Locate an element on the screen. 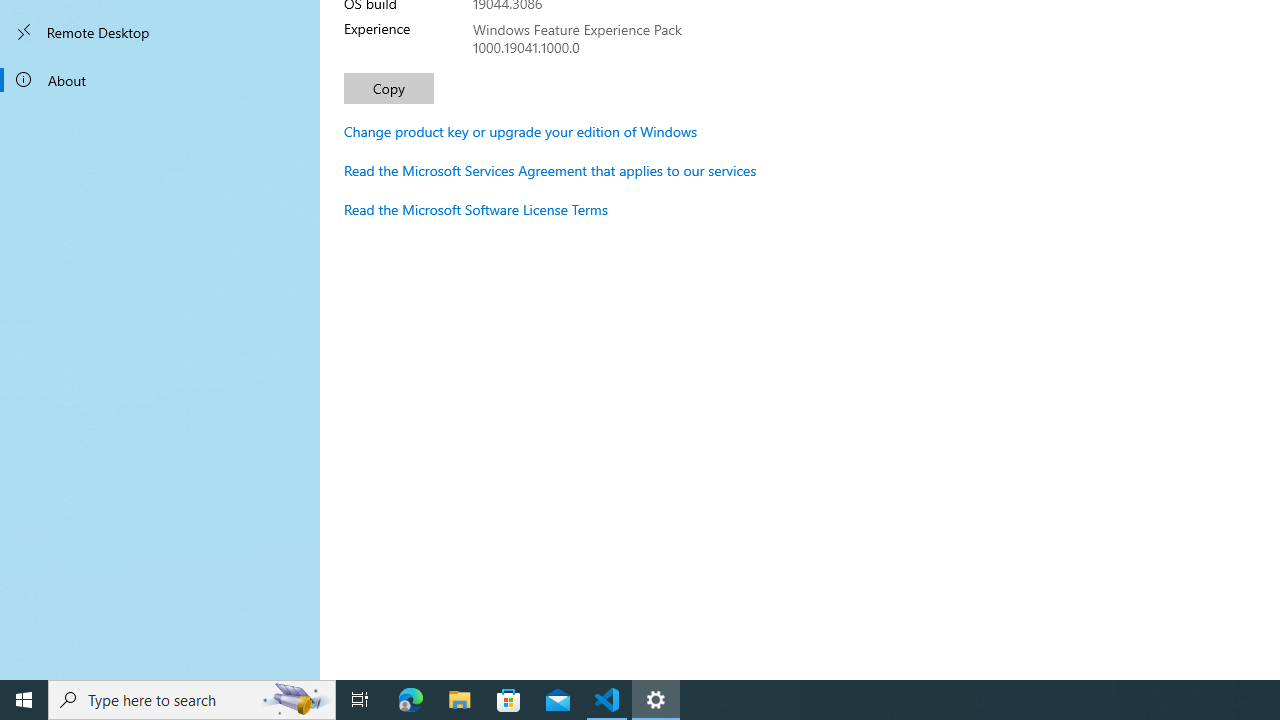 The width and height of the screenshot is (1280, 720). 'Read the Microsoft Software License Terms' is located at coordinates (475, 209).